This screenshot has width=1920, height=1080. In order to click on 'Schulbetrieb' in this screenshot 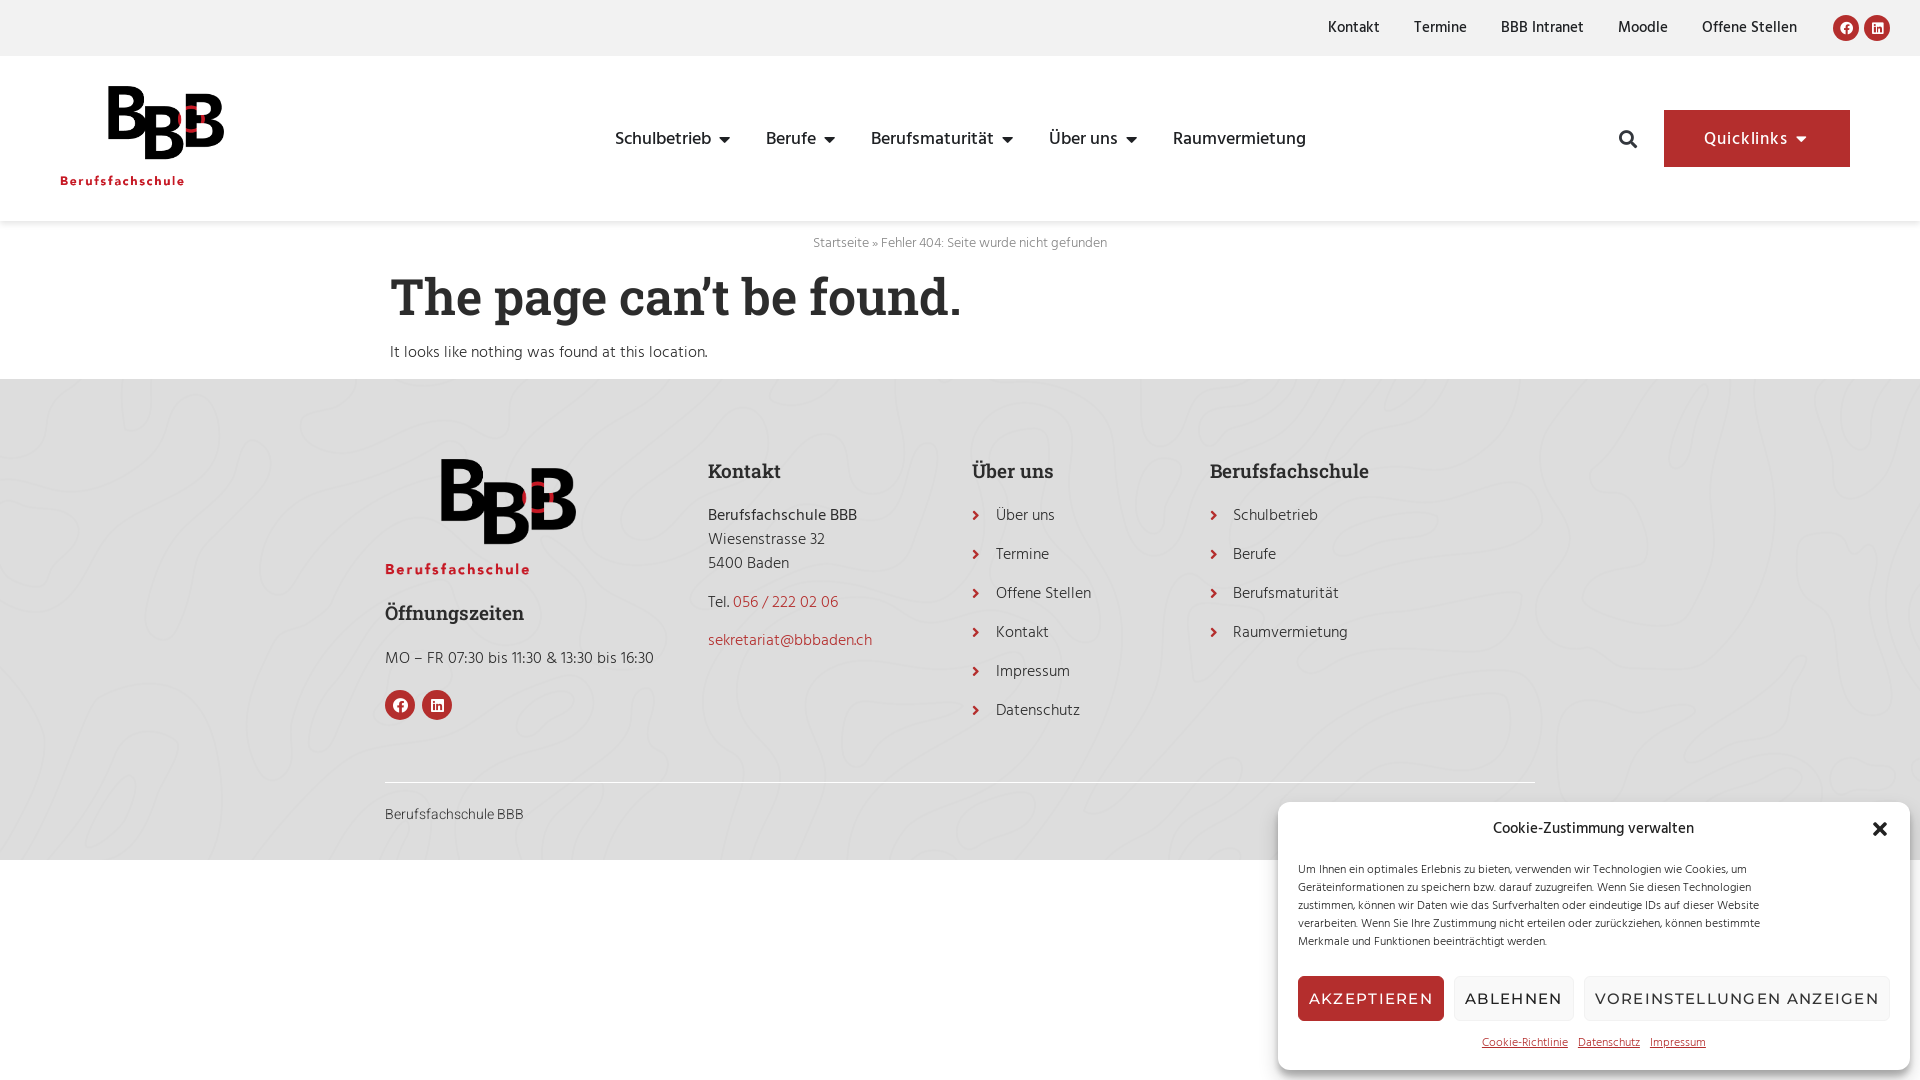, I will do `click(662, 137)`.